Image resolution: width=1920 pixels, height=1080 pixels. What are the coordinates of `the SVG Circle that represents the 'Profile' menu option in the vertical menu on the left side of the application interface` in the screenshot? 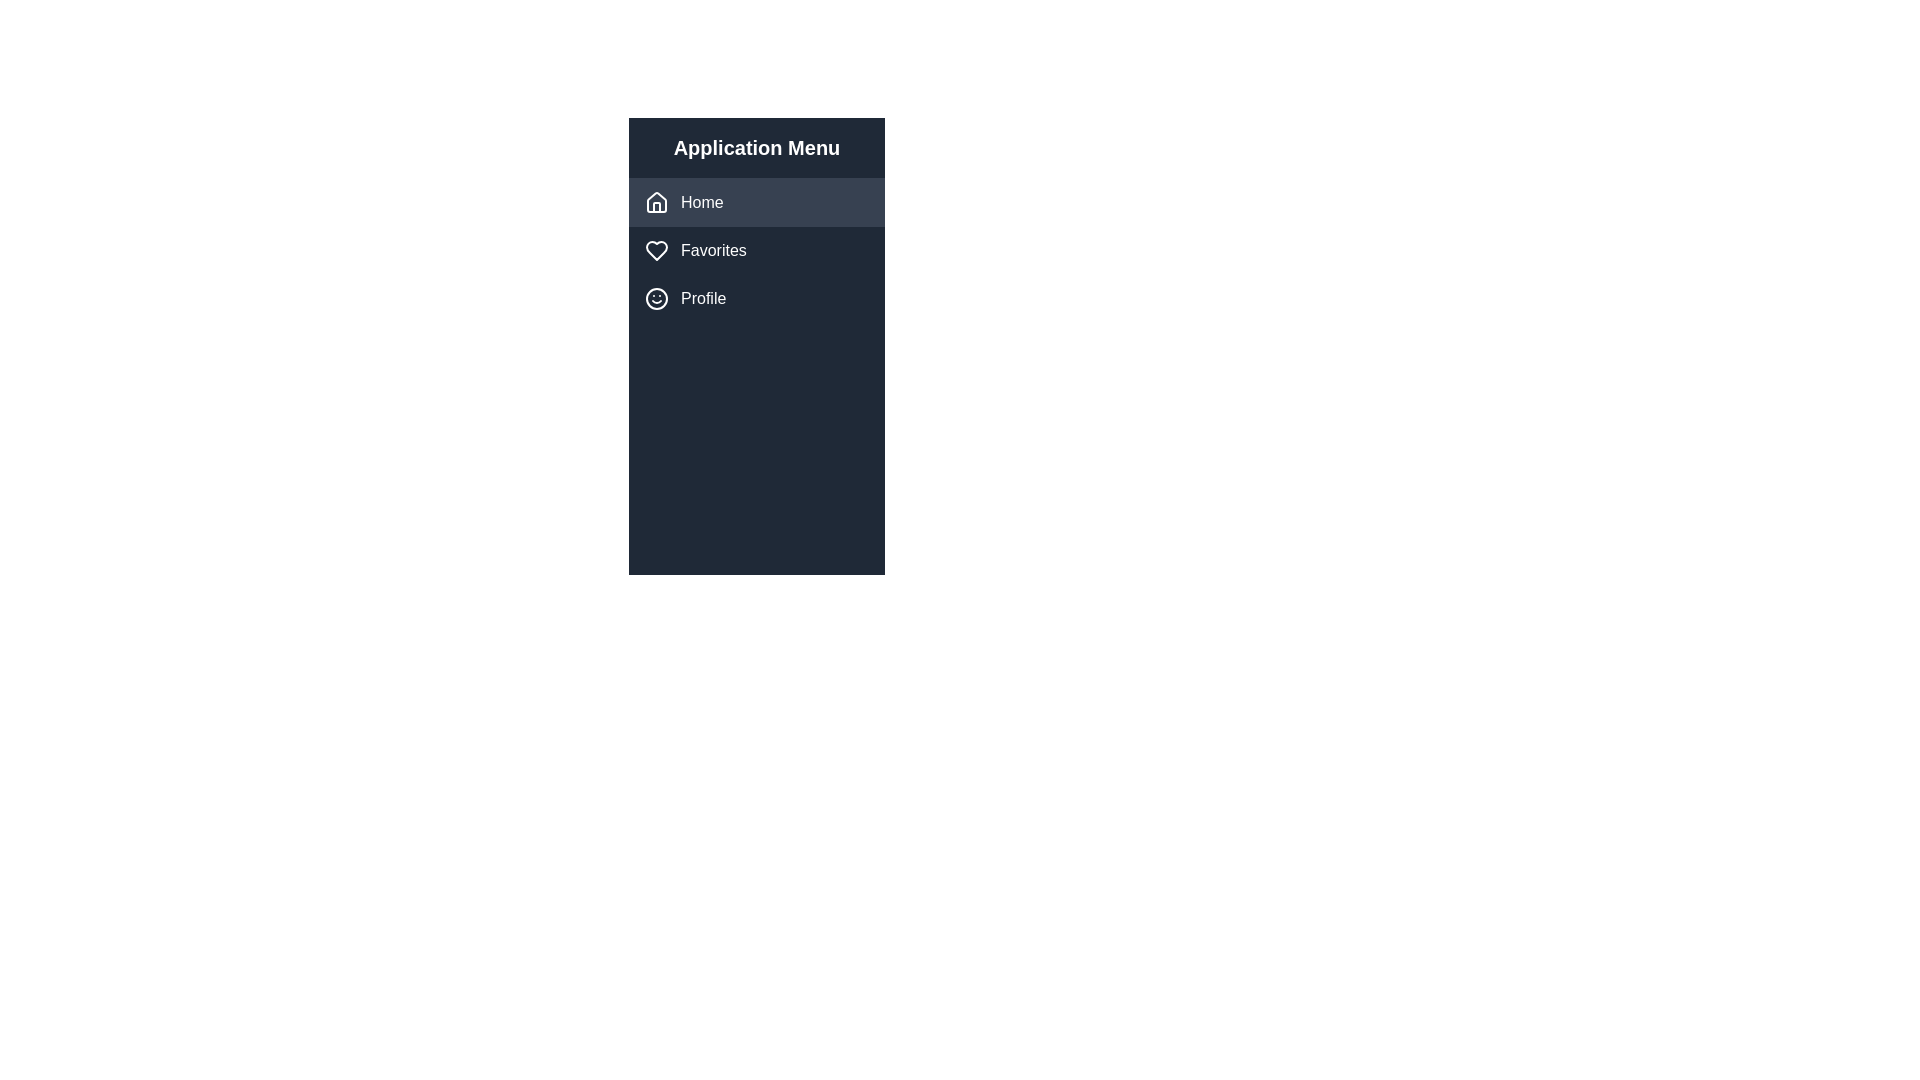 It's located at (657, 299).